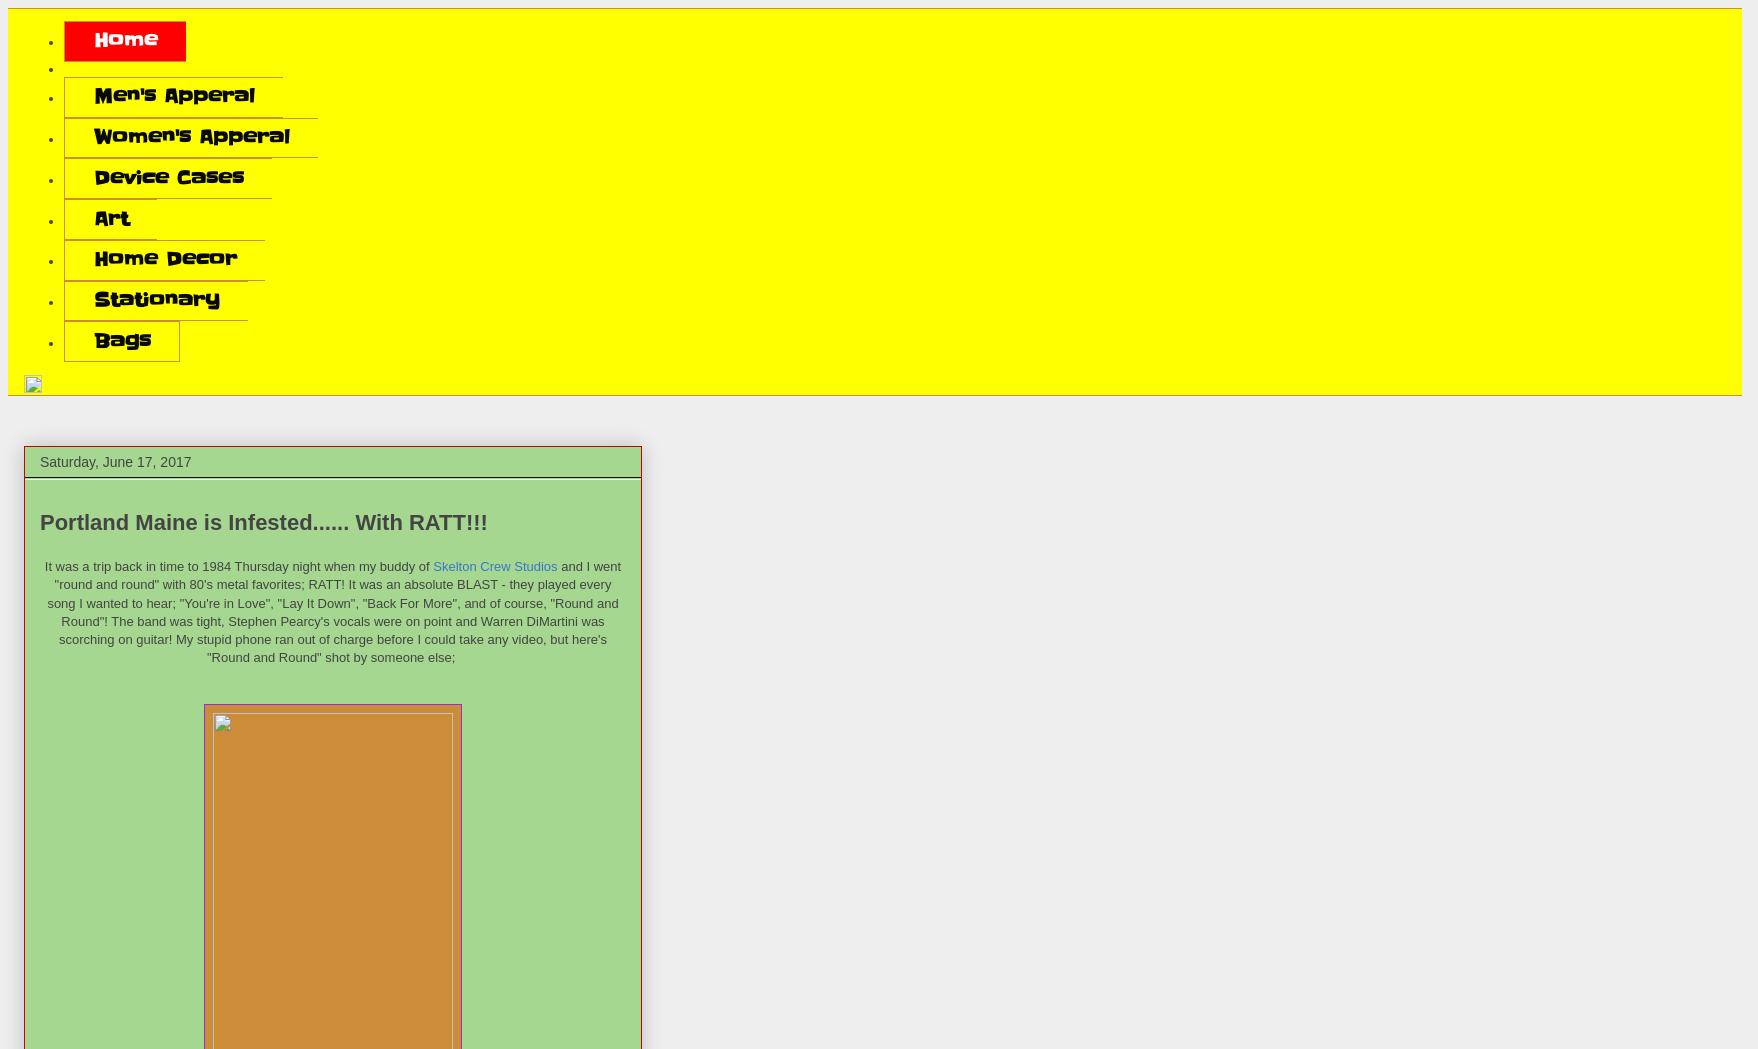 This screenshot has height=1049, width=1758. I want to click on 'It was a trip back in time to 1984 Thursday night when my buddy  of', so click(43, 565).